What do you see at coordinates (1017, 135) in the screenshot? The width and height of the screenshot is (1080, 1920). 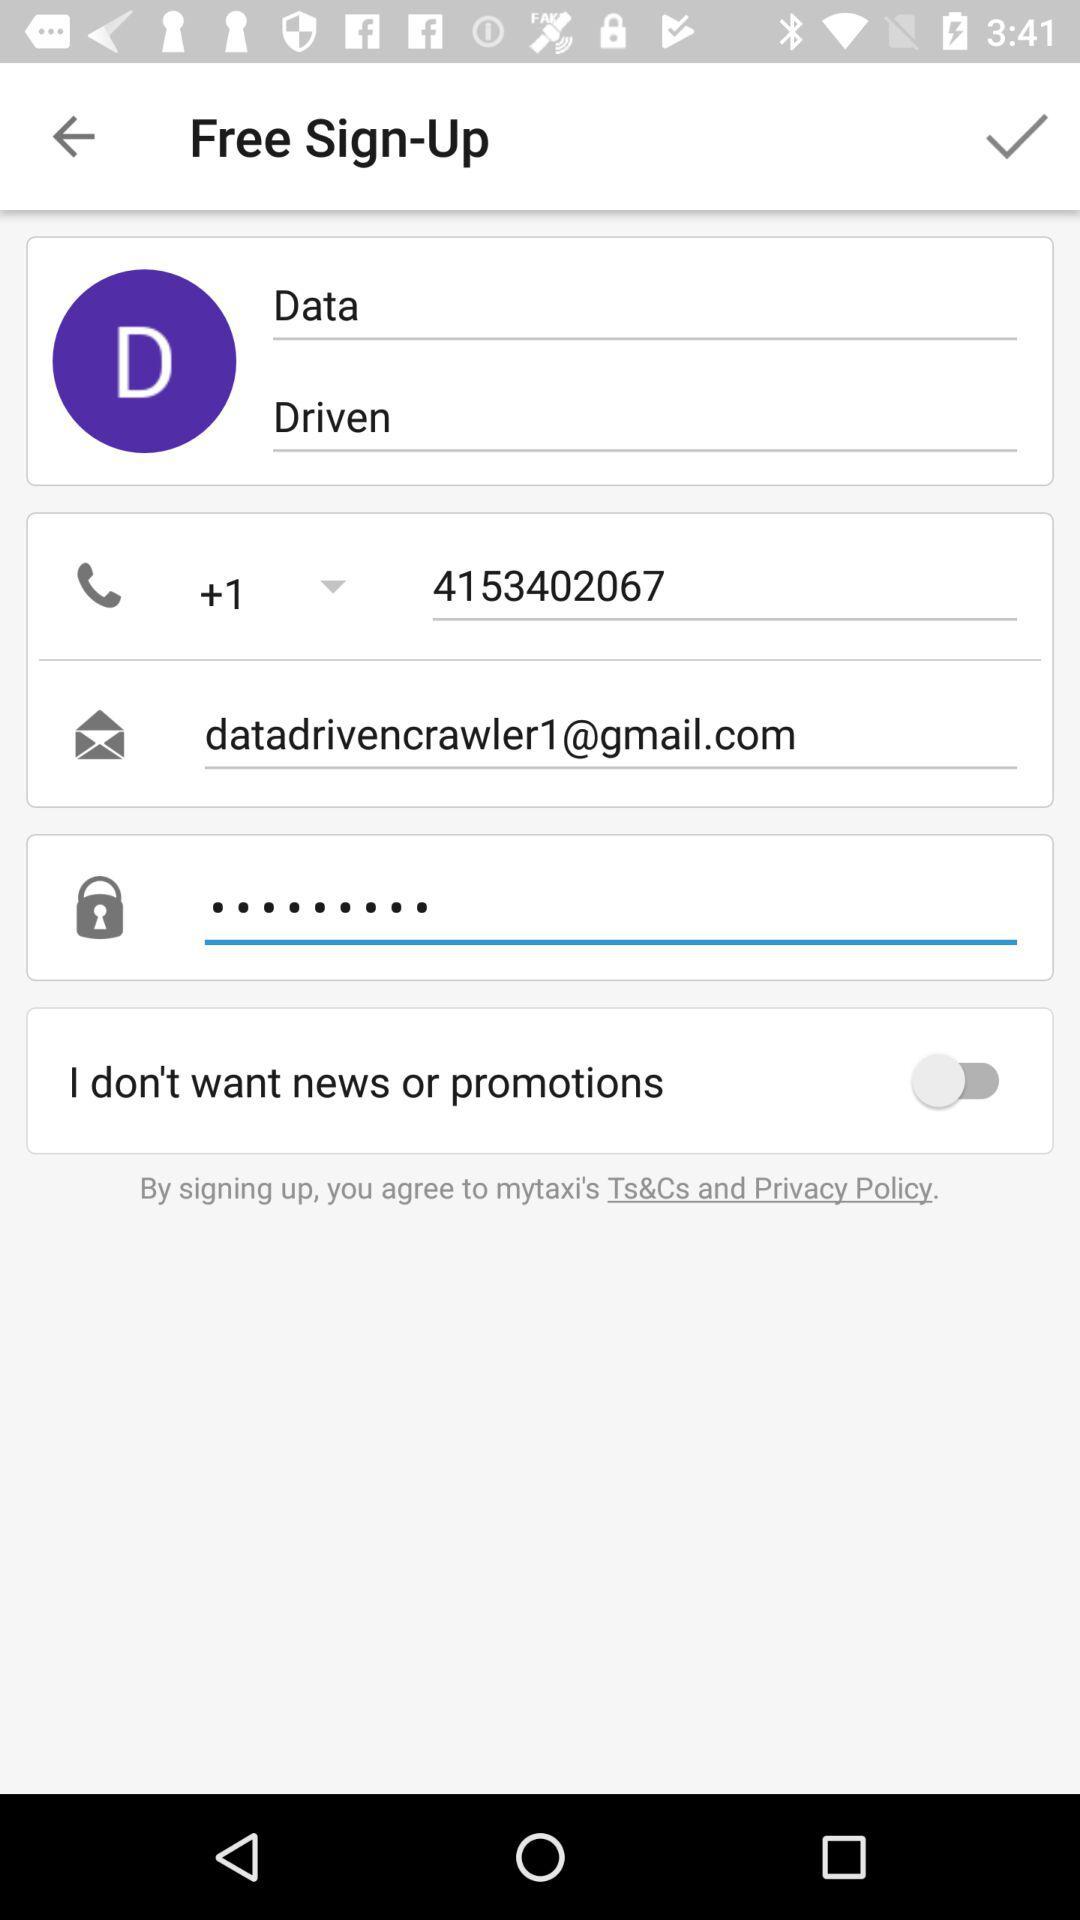 I see `the item to the right of the free sign-up icon` at bounding box center [1017, 135].